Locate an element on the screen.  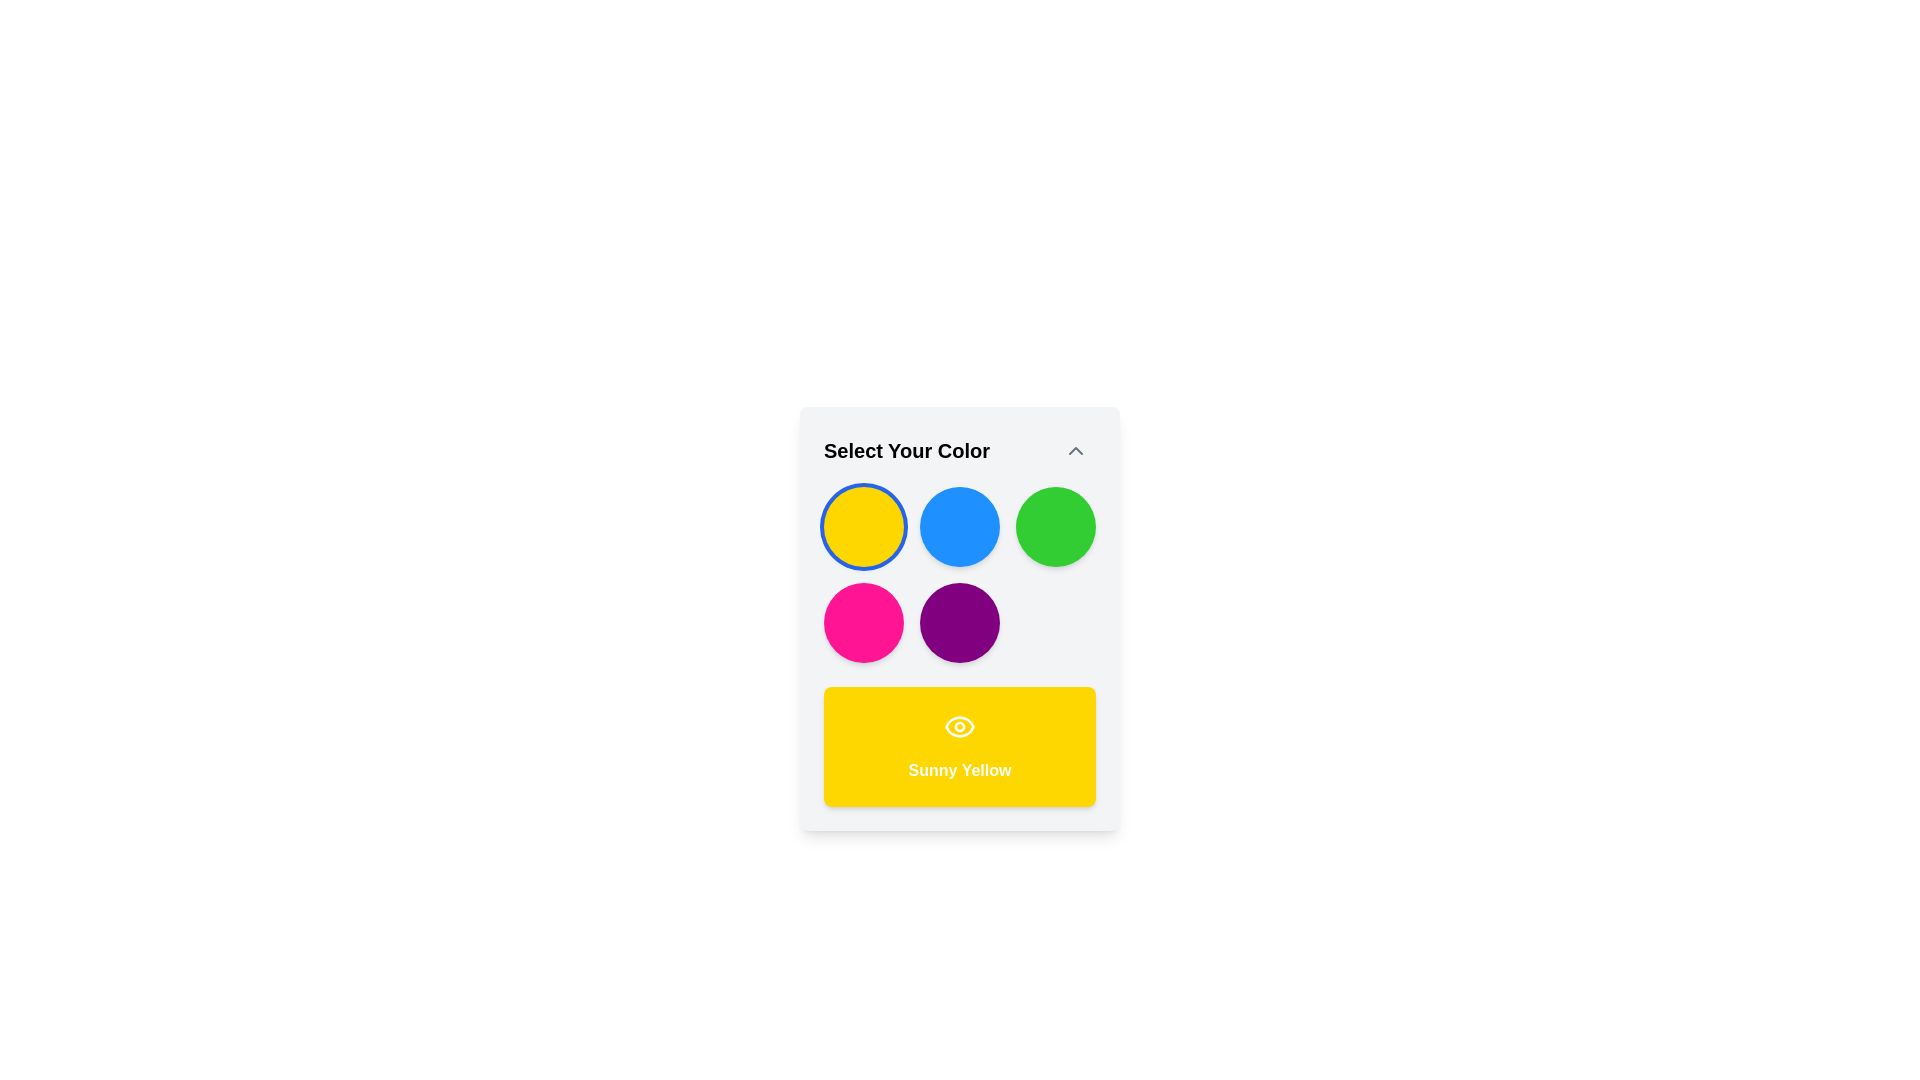
the icon element located at the top-right corner of the card adjacent to the title 'Select Your Color' is located at coordinates (1074, 451).